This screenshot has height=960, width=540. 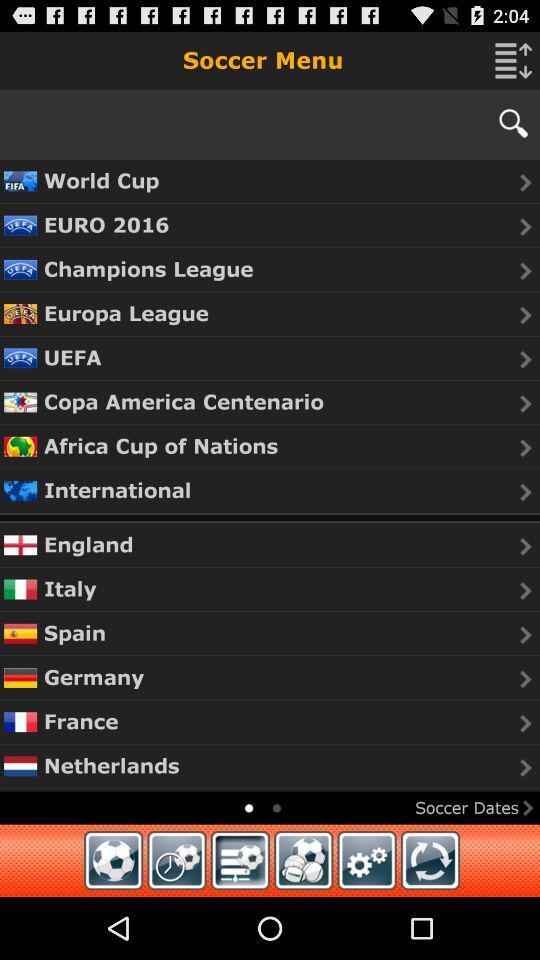 I want to click on the caret right arrow which is to the right side of the word england, so click(x=526, y=546).